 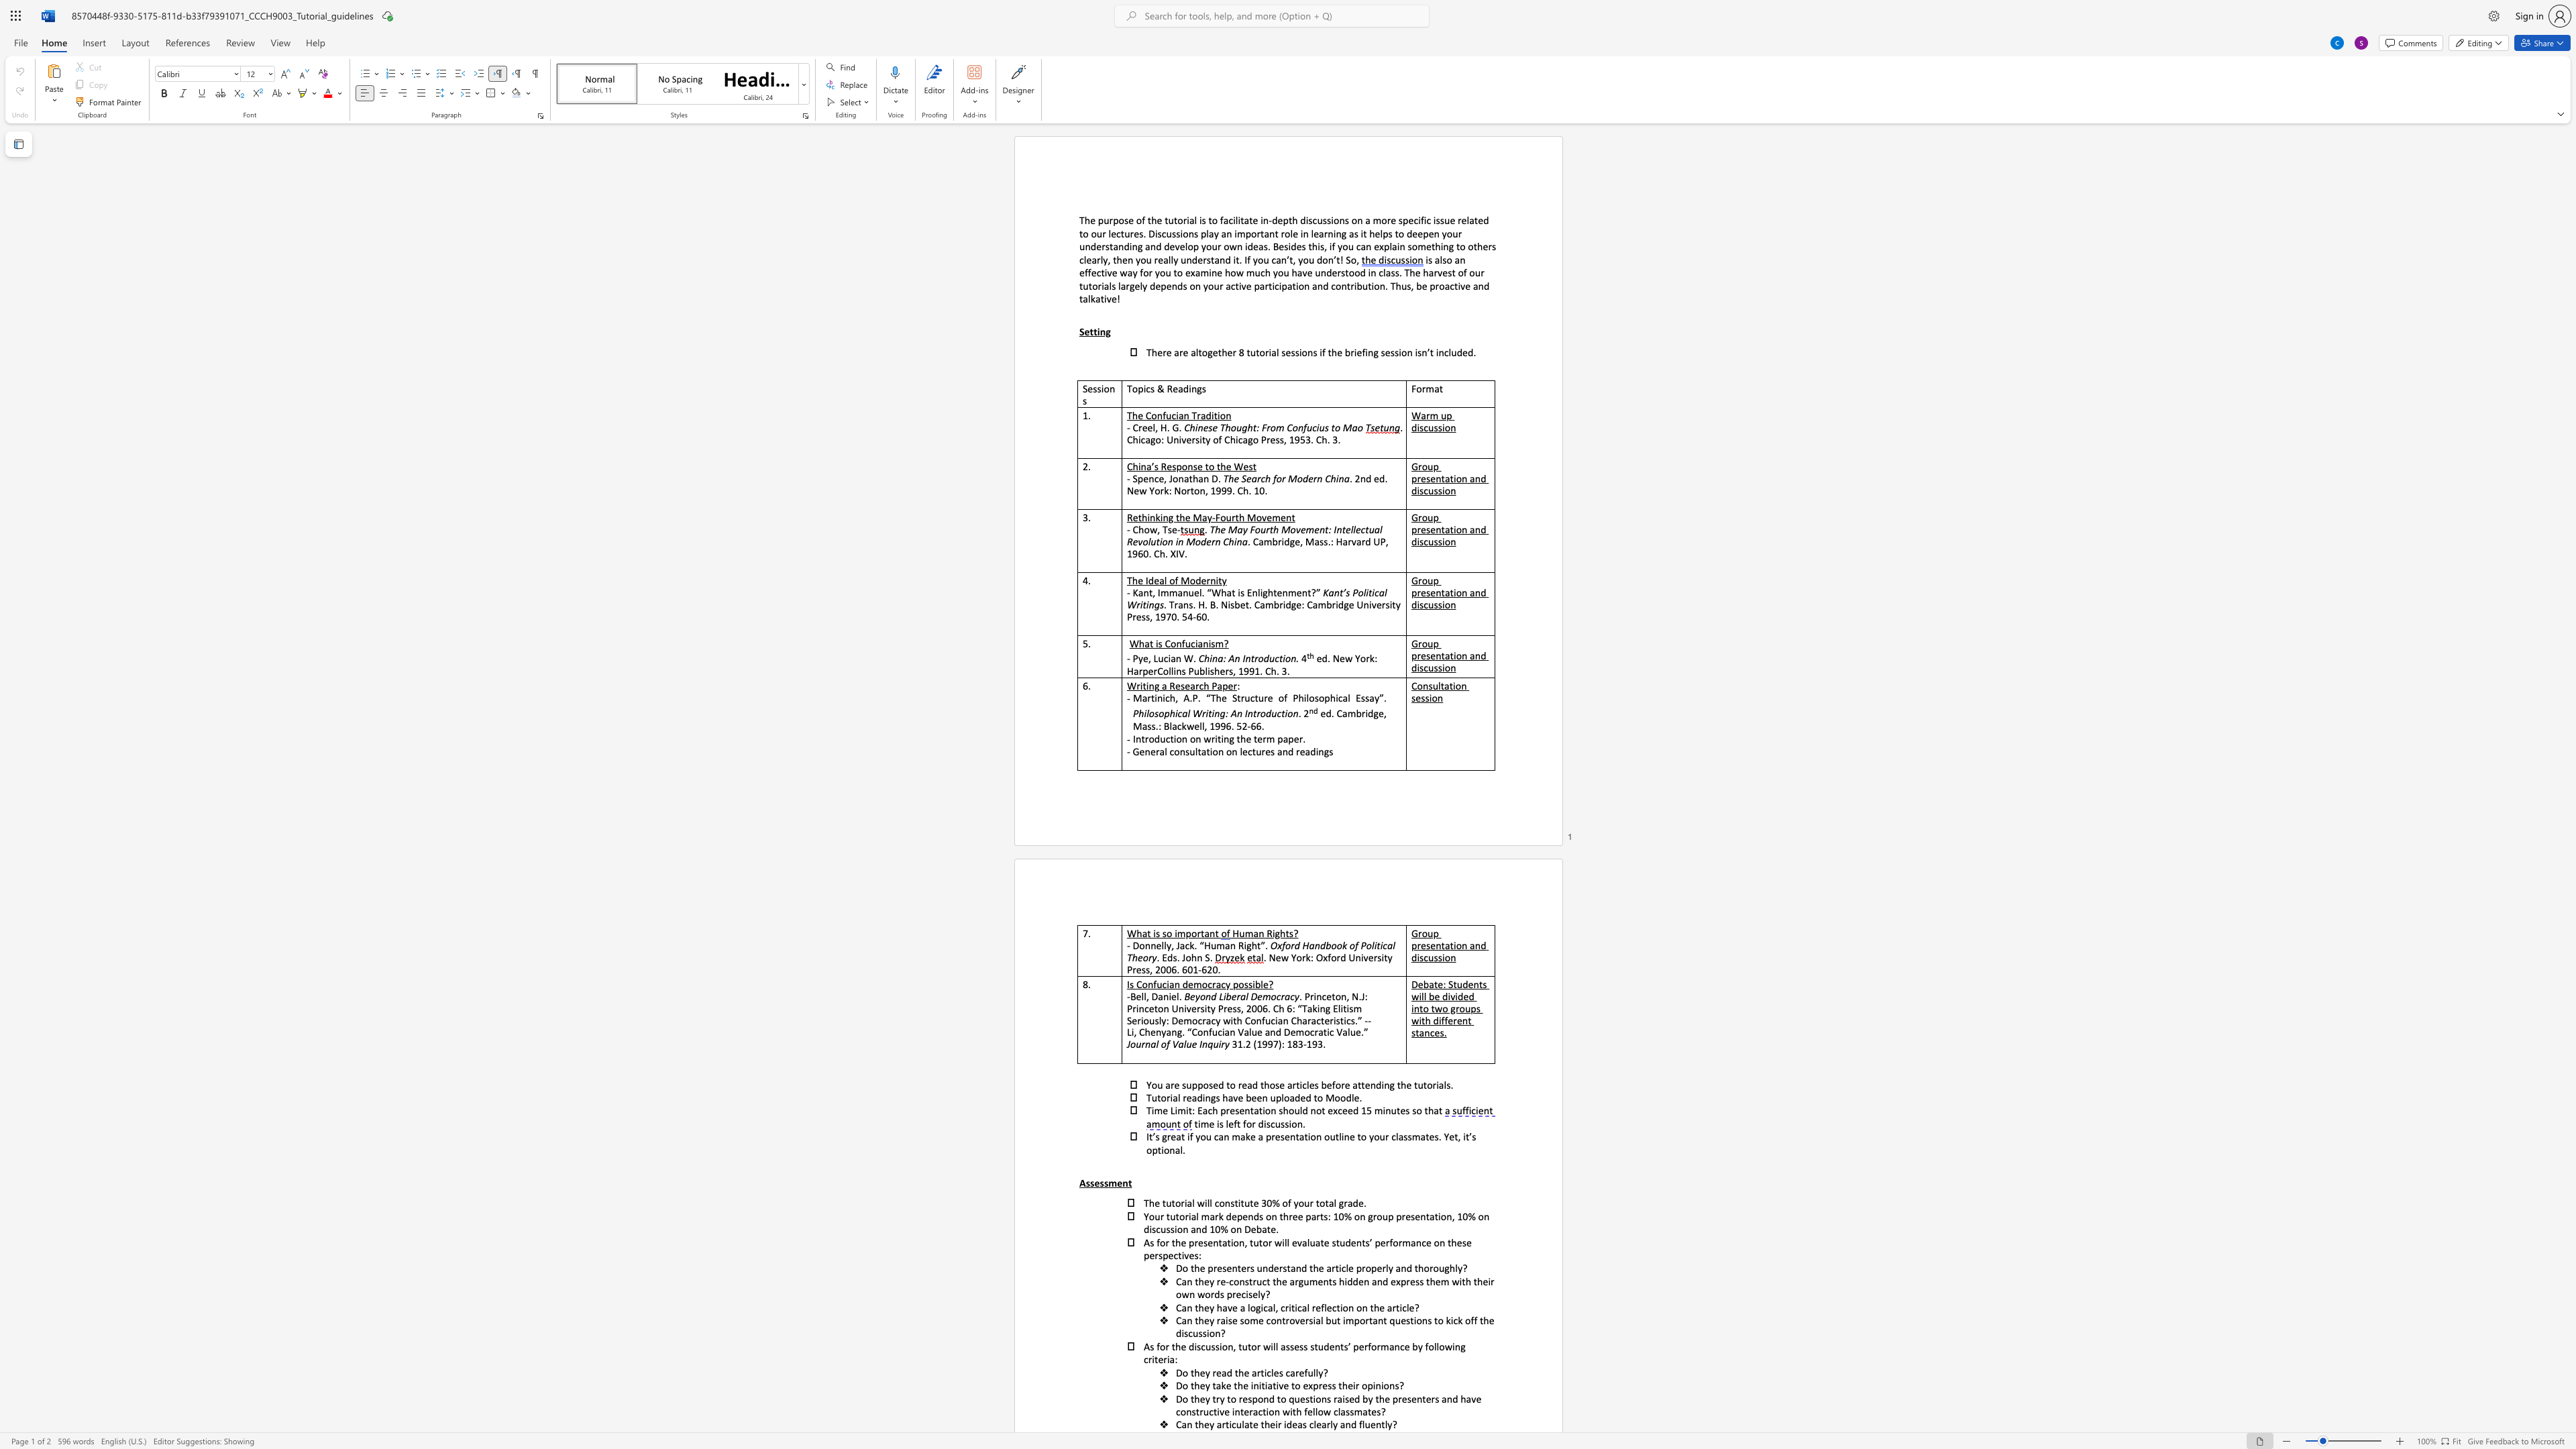 What do you see at coordinates (1219, 352) in the screenshot?
I see `the 2th character "t" in the text` at bounding box center [1219, 352].